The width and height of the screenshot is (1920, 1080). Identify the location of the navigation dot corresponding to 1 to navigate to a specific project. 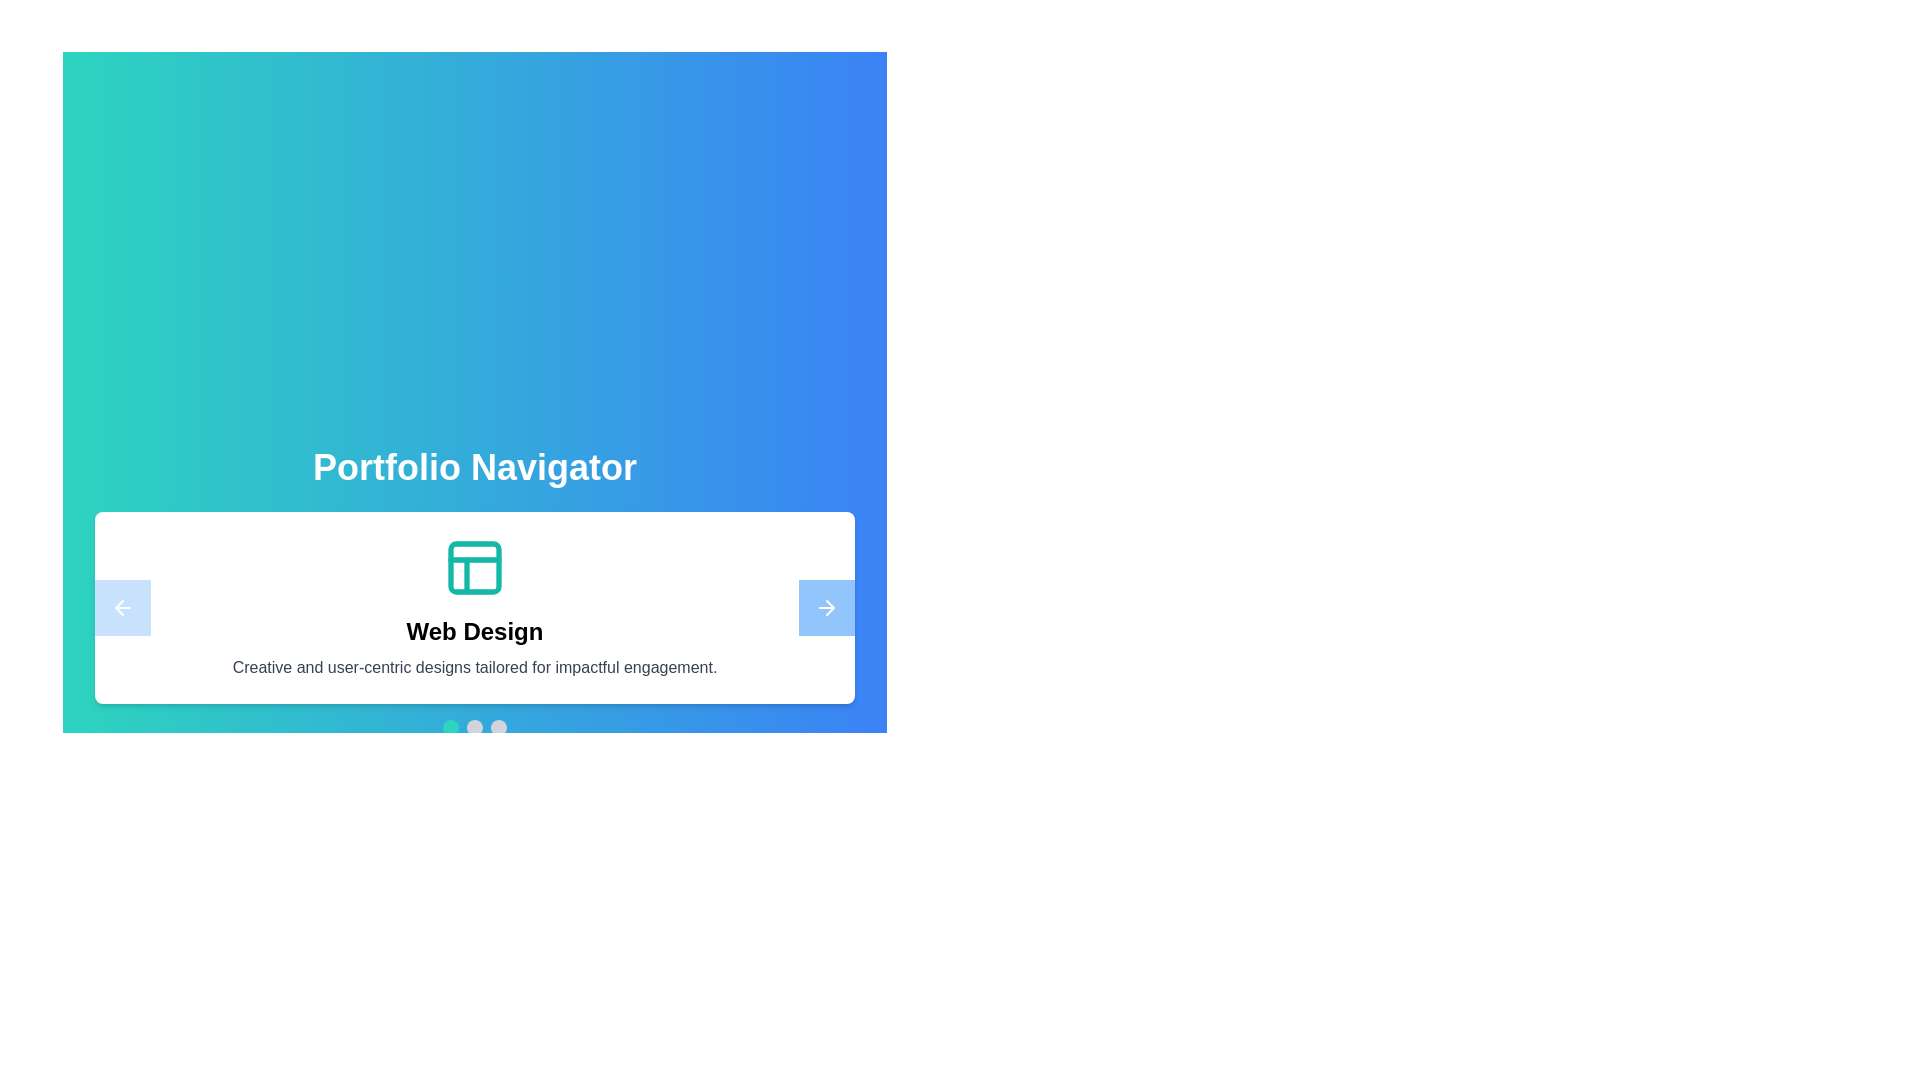
(474, 728).